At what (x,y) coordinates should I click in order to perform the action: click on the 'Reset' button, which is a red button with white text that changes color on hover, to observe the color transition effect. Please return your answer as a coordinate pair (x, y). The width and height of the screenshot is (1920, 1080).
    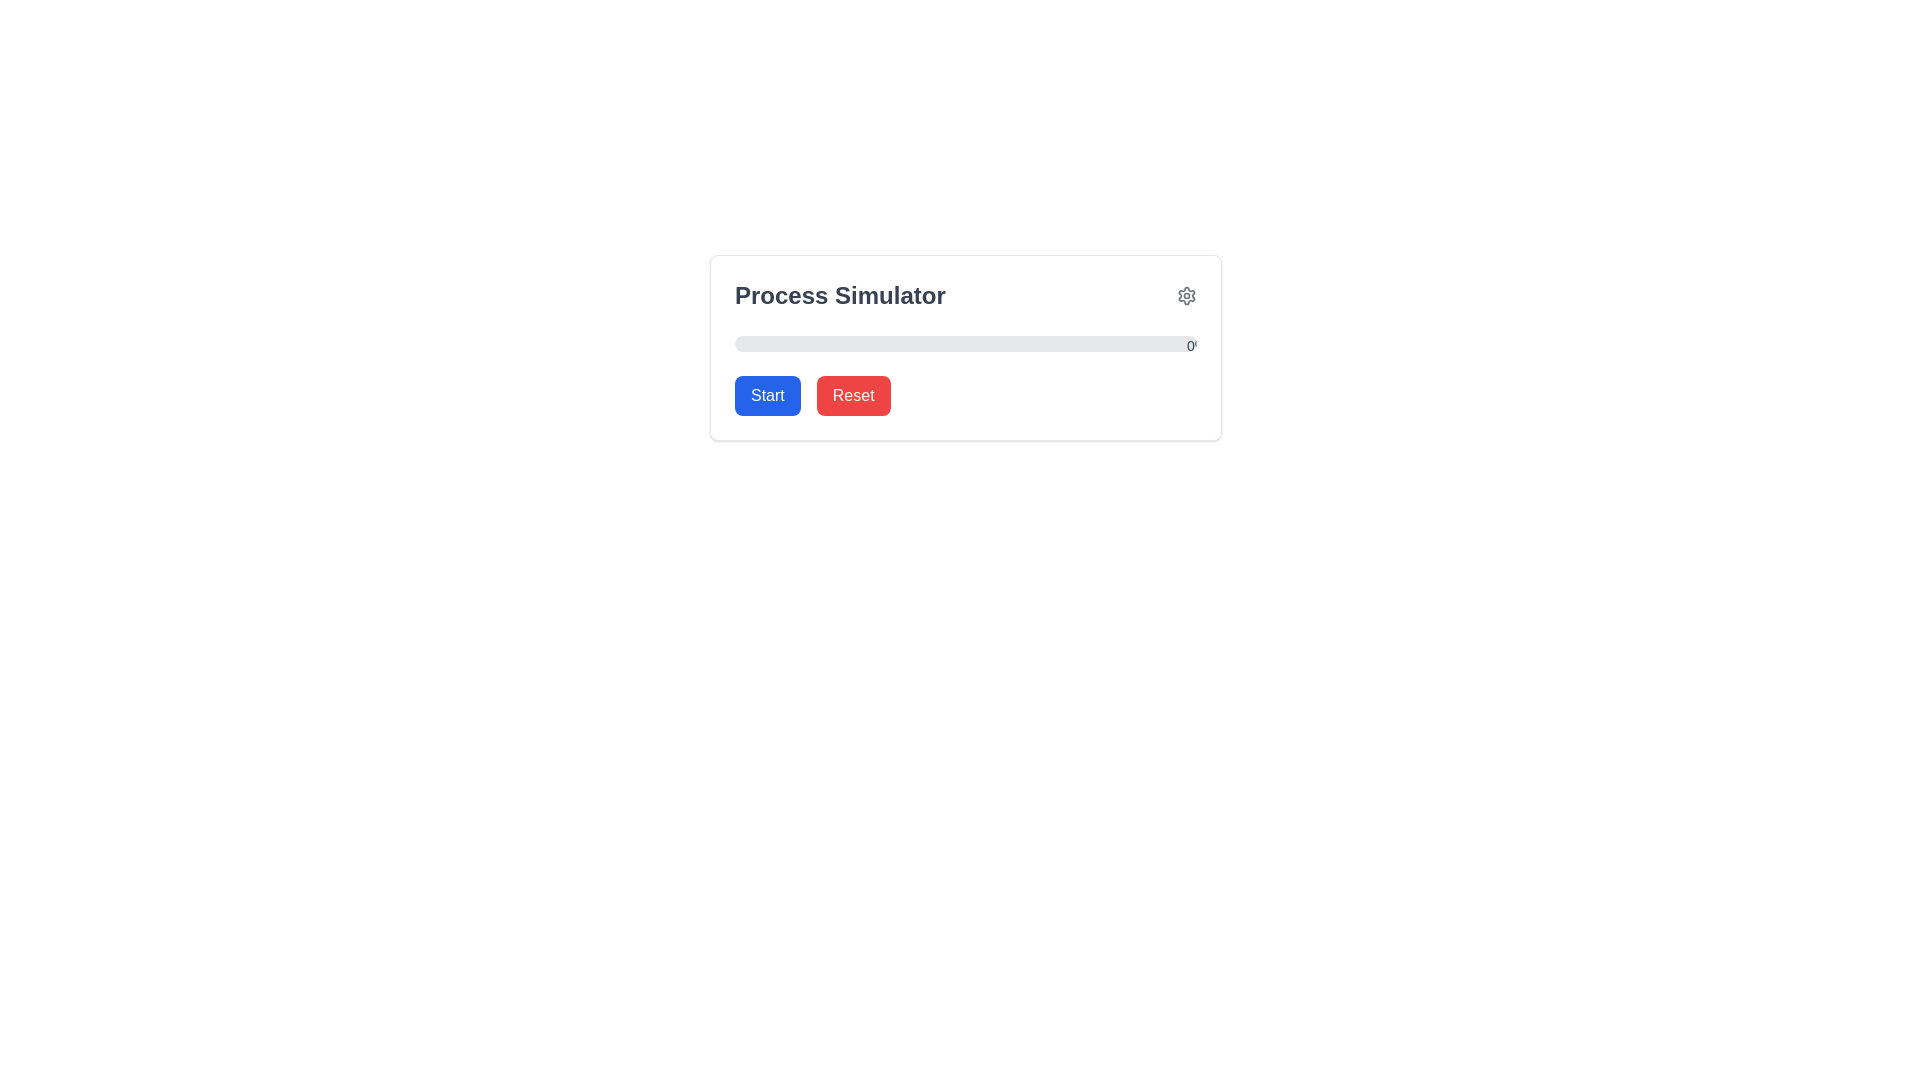
    Looking at the image, I should click on (853, 396).